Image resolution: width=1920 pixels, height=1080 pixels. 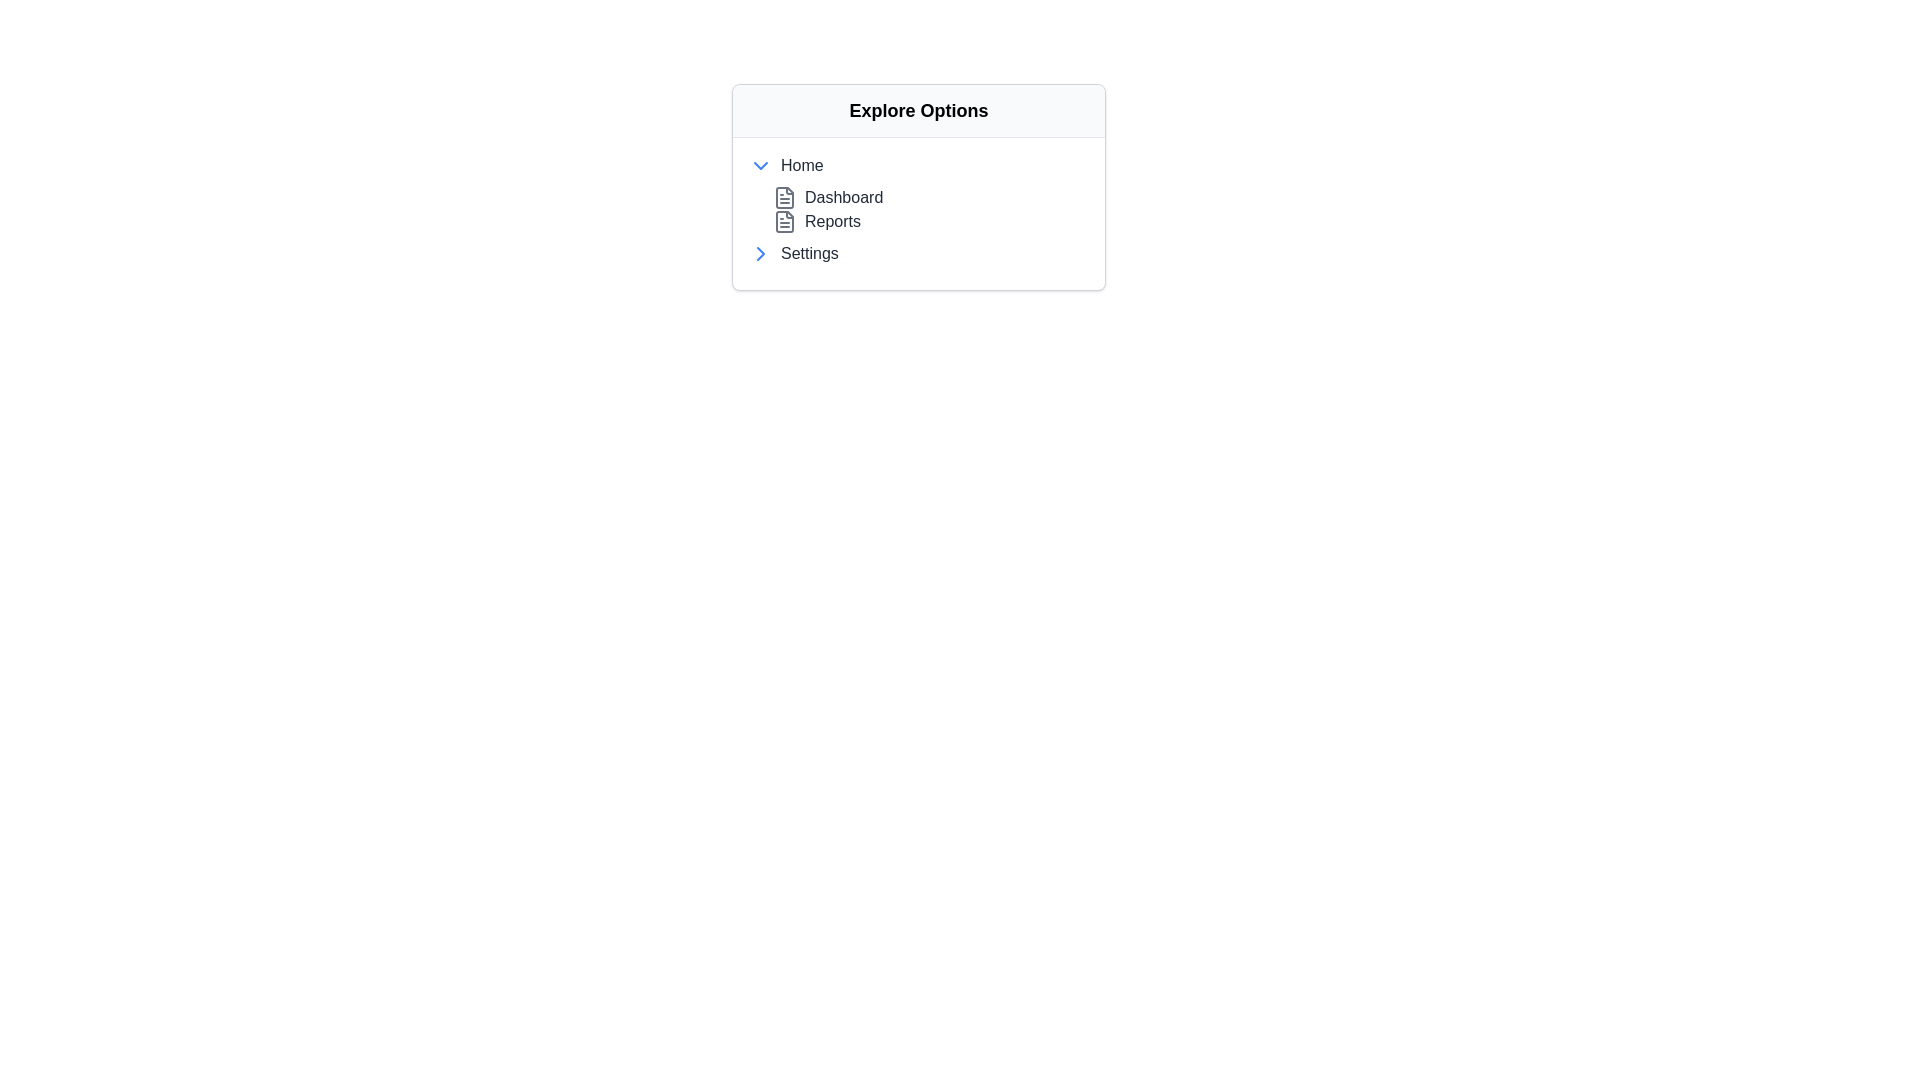 I want to click on the 'Reports' text label, which is the second entry under the 'Home' section in the vertical list under 'Explore Options', so click(x=833, y=222).